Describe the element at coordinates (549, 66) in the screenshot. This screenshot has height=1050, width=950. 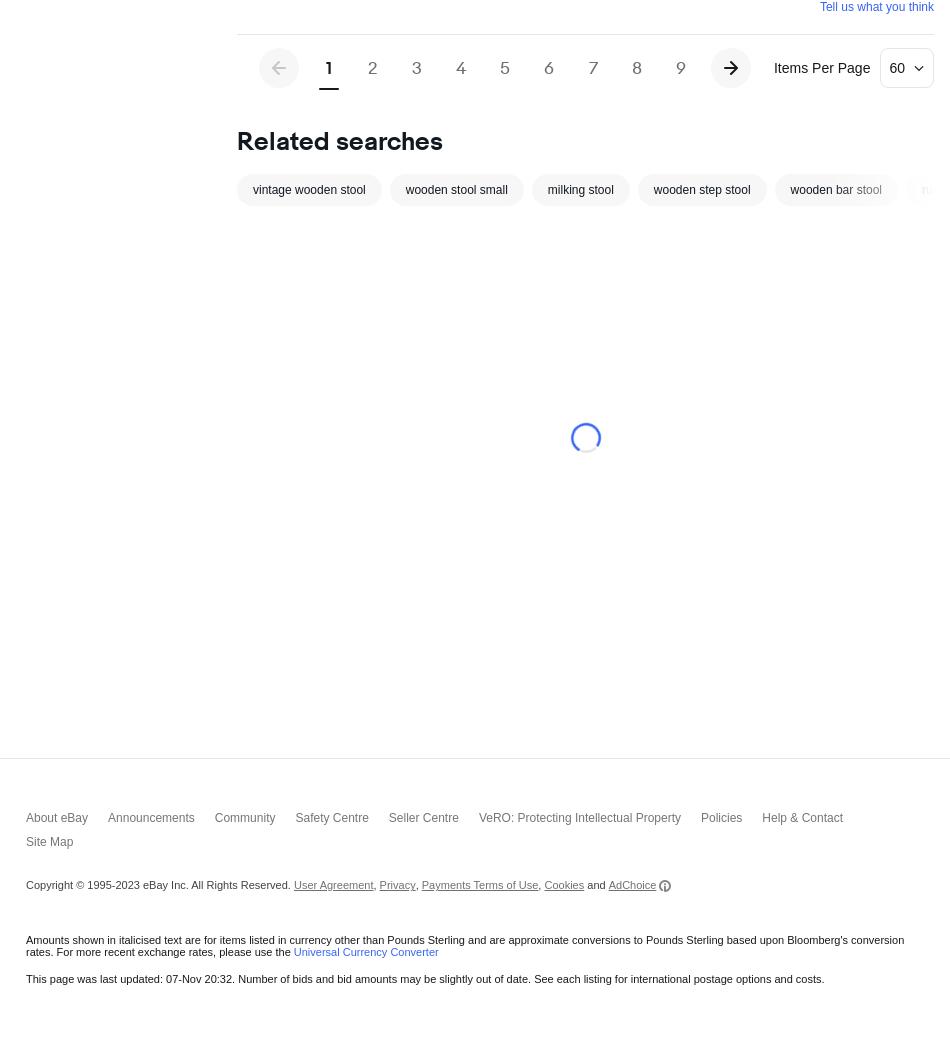
I see `'6'` at that location.